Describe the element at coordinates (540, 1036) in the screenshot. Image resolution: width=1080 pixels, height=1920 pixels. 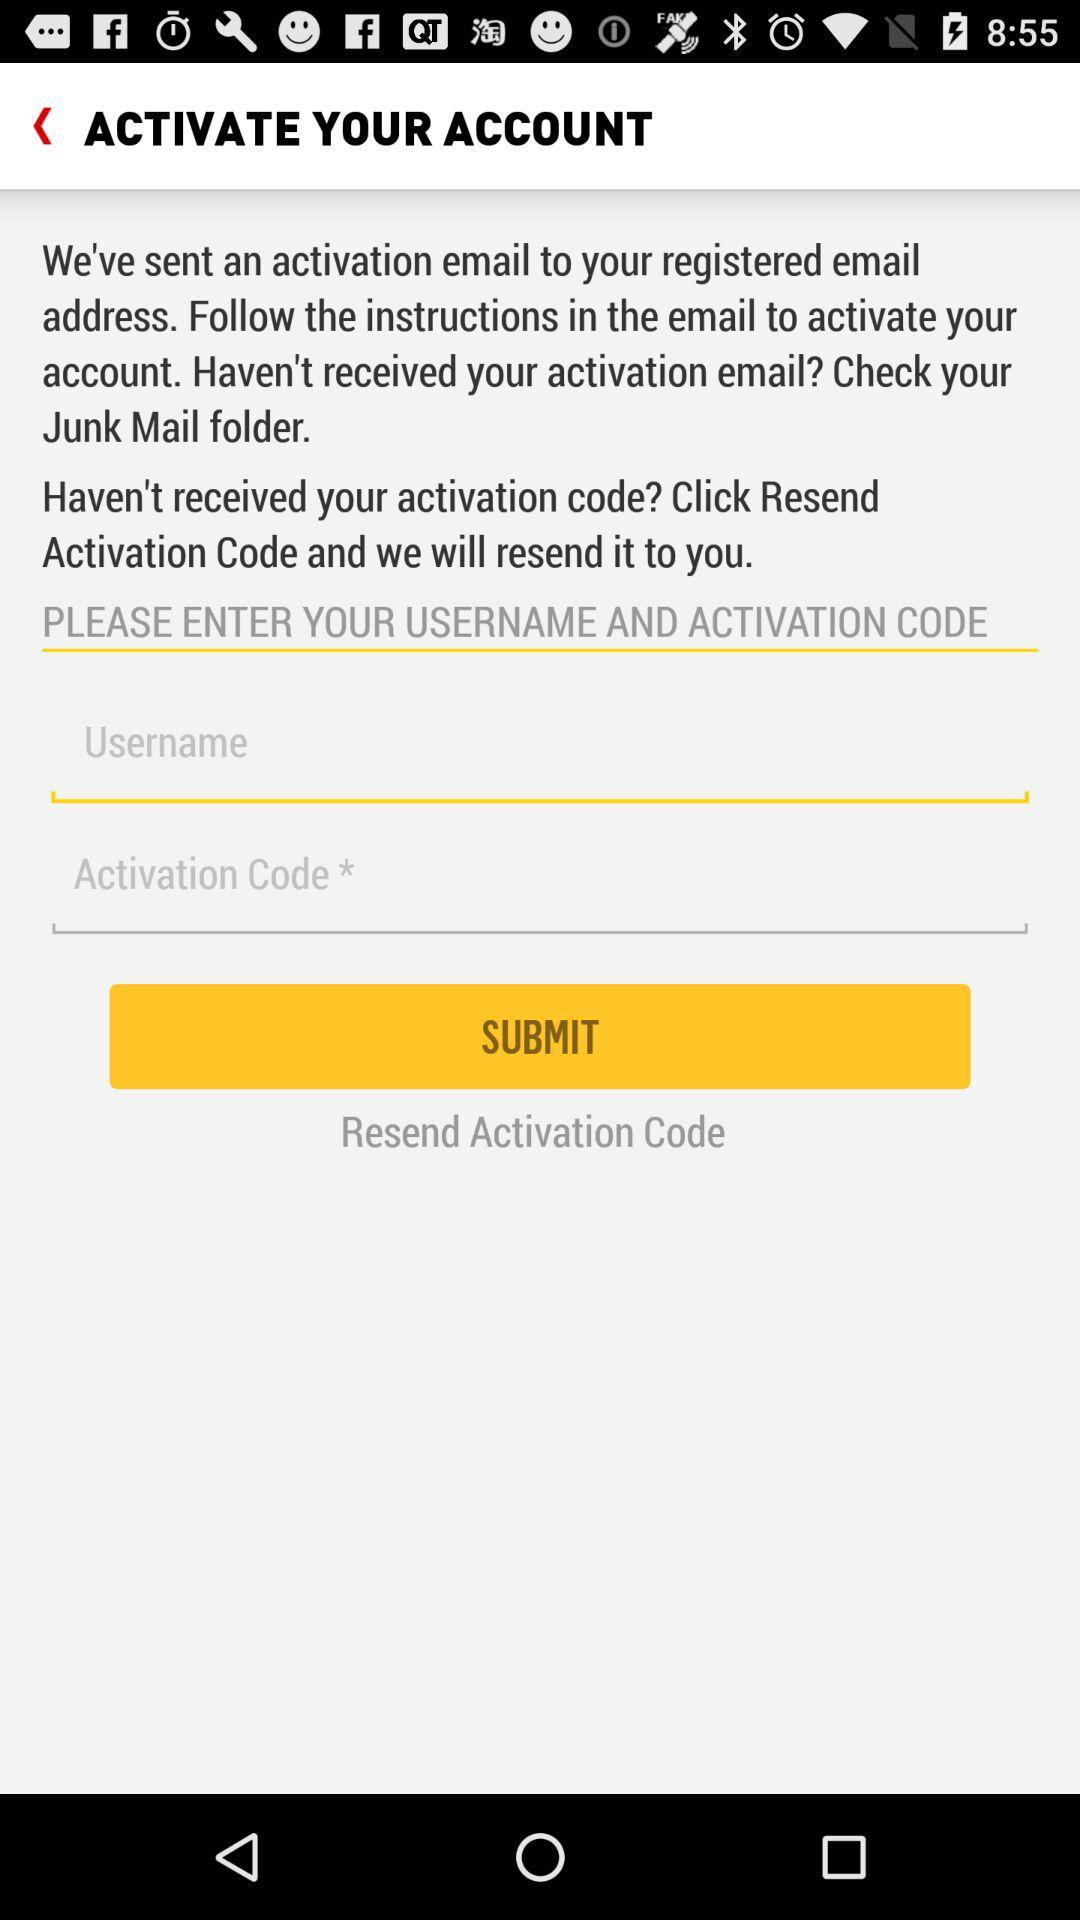
I see `item above resend activation code icon` at that location.